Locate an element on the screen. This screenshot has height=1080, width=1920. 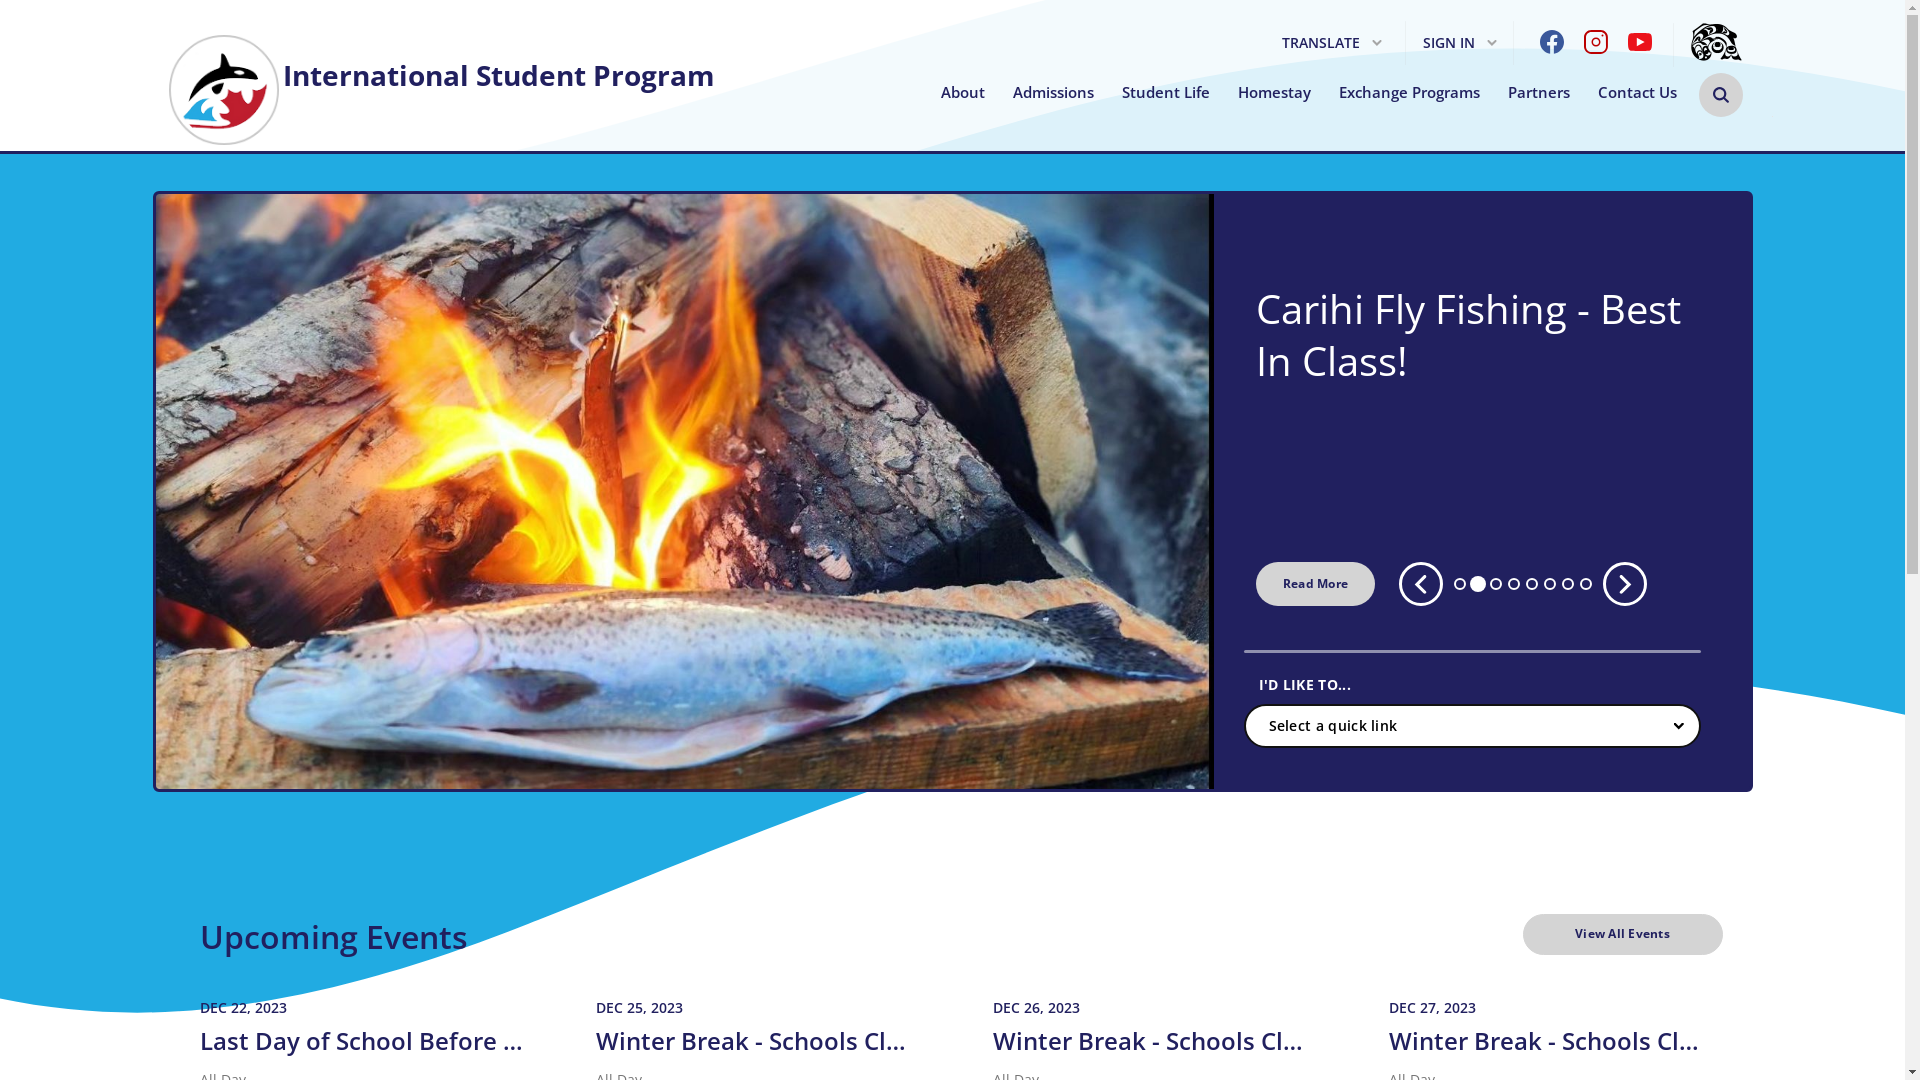
'SIGN IN' is located at coordinates (1459, 43).